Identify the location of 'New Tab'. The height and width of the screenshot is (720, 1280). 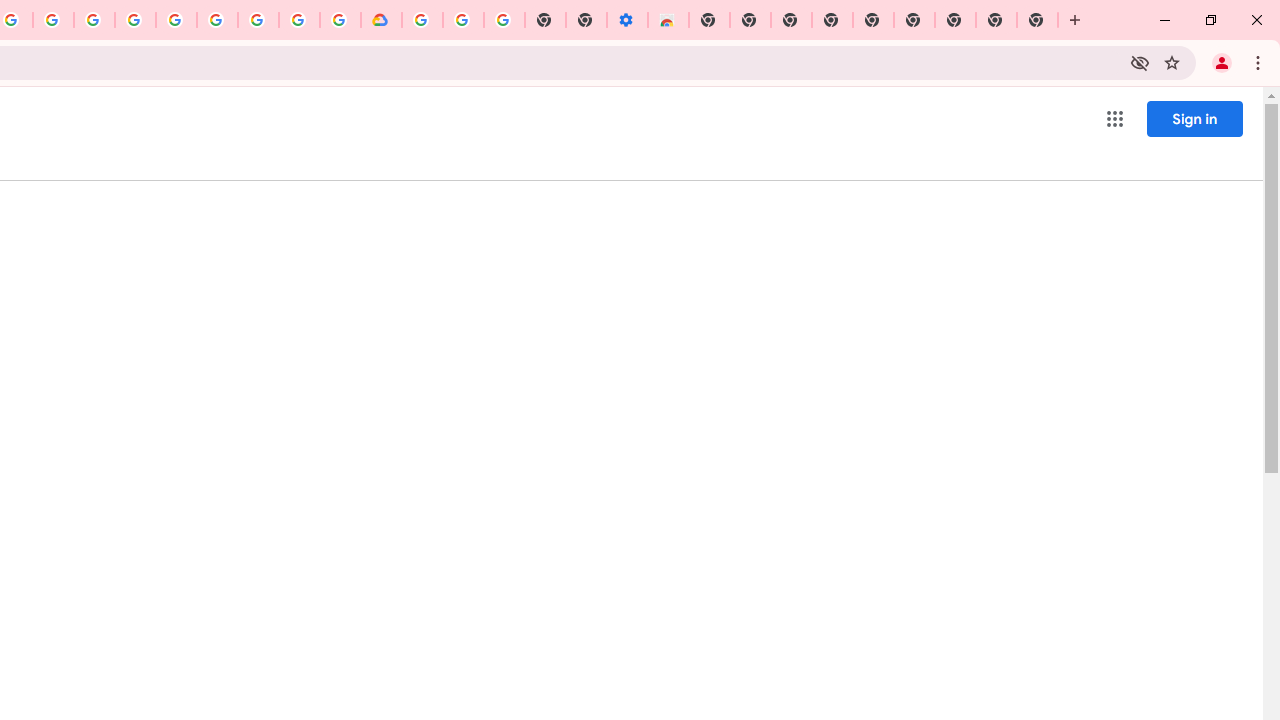
(1038, 20).